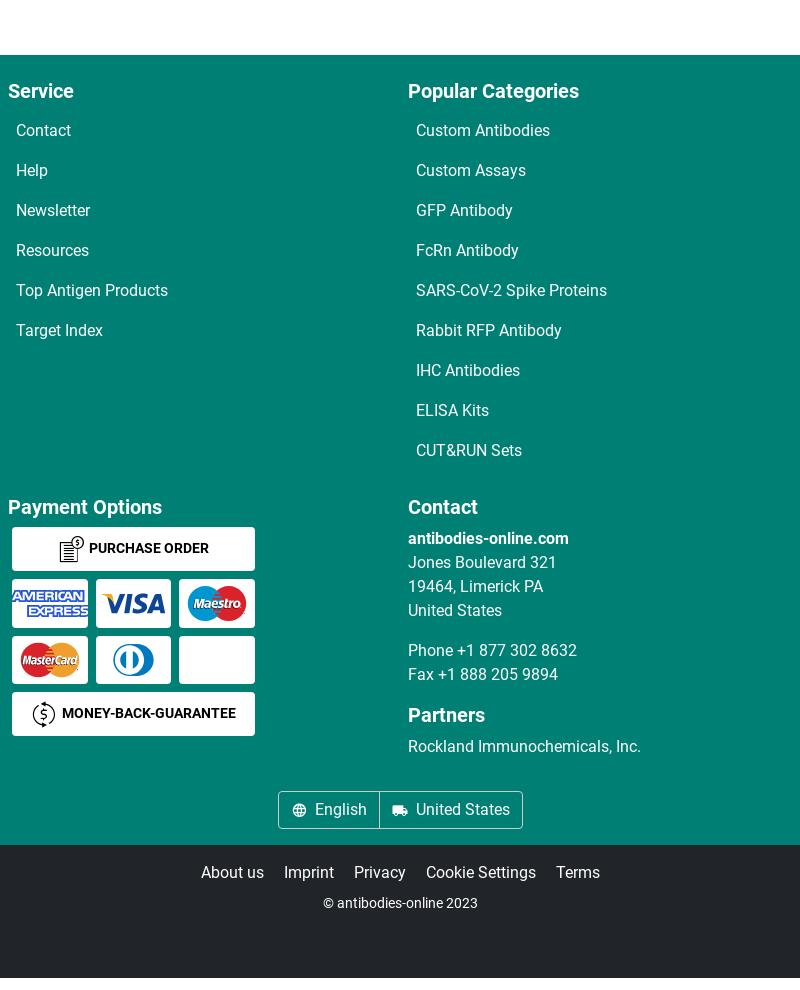 Image resolution: width=800 pixels, height=990 pixels. I want to click on 'FT1 ELISA Kits', so click(92, 322).